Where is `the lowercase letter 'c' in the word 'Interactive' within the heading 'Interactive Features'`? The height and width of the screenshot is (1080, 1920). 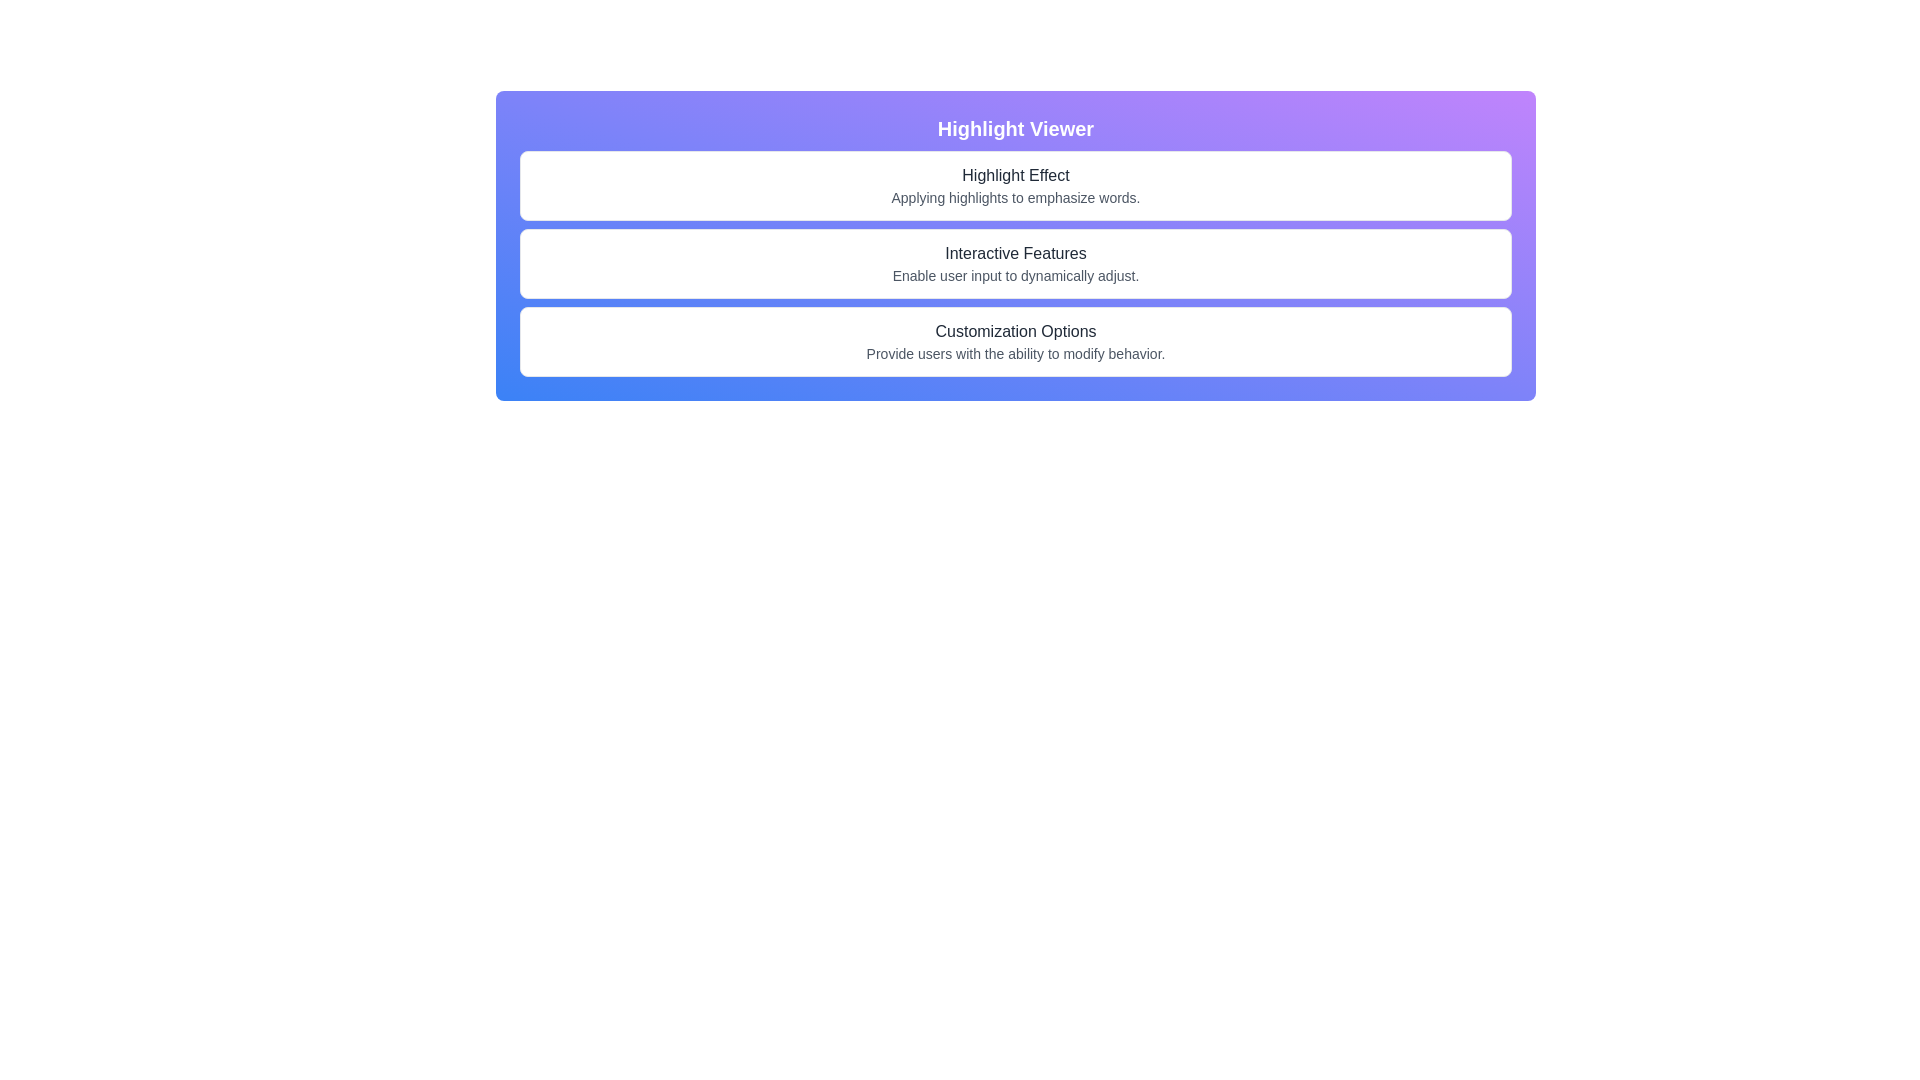 the lowercase letter 'c' in the word 'Interactive' within the heading 'Interactive Features' is located at coordinates (990, 252).